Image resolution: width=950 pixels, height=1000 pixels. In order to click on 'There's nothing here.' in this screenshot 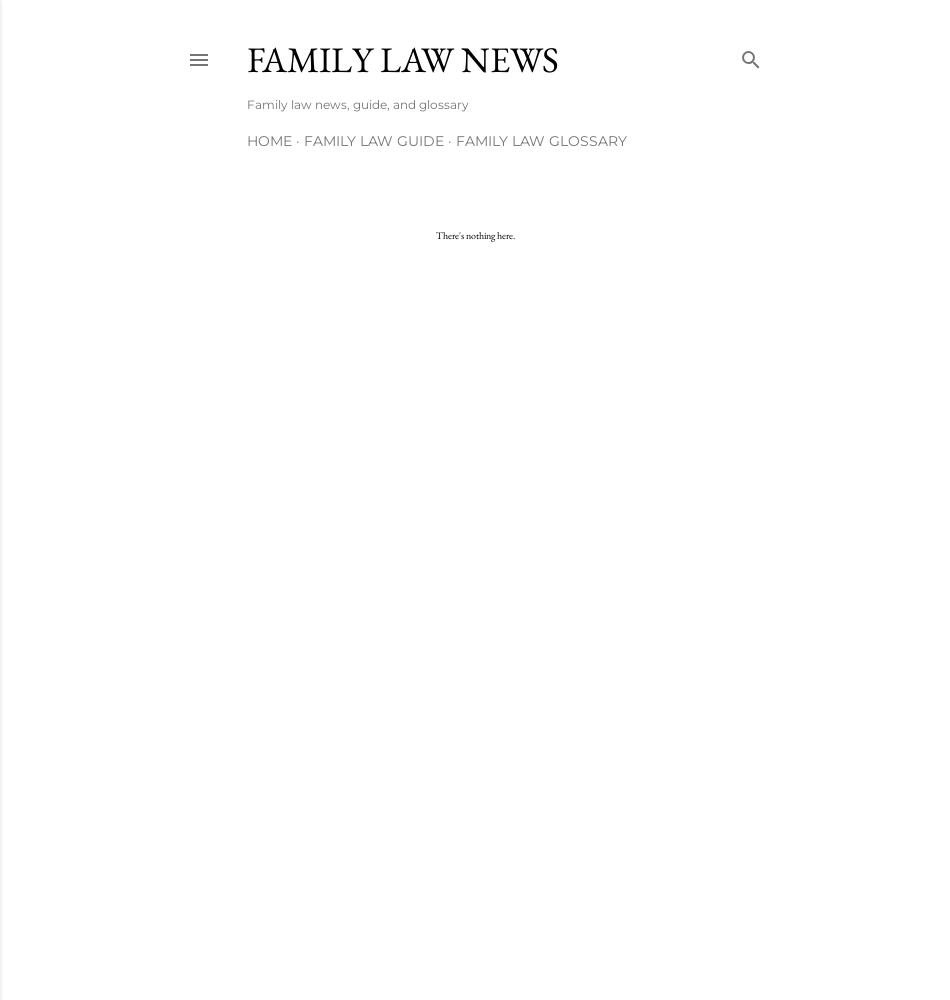, I will do `click(473, 234)`.